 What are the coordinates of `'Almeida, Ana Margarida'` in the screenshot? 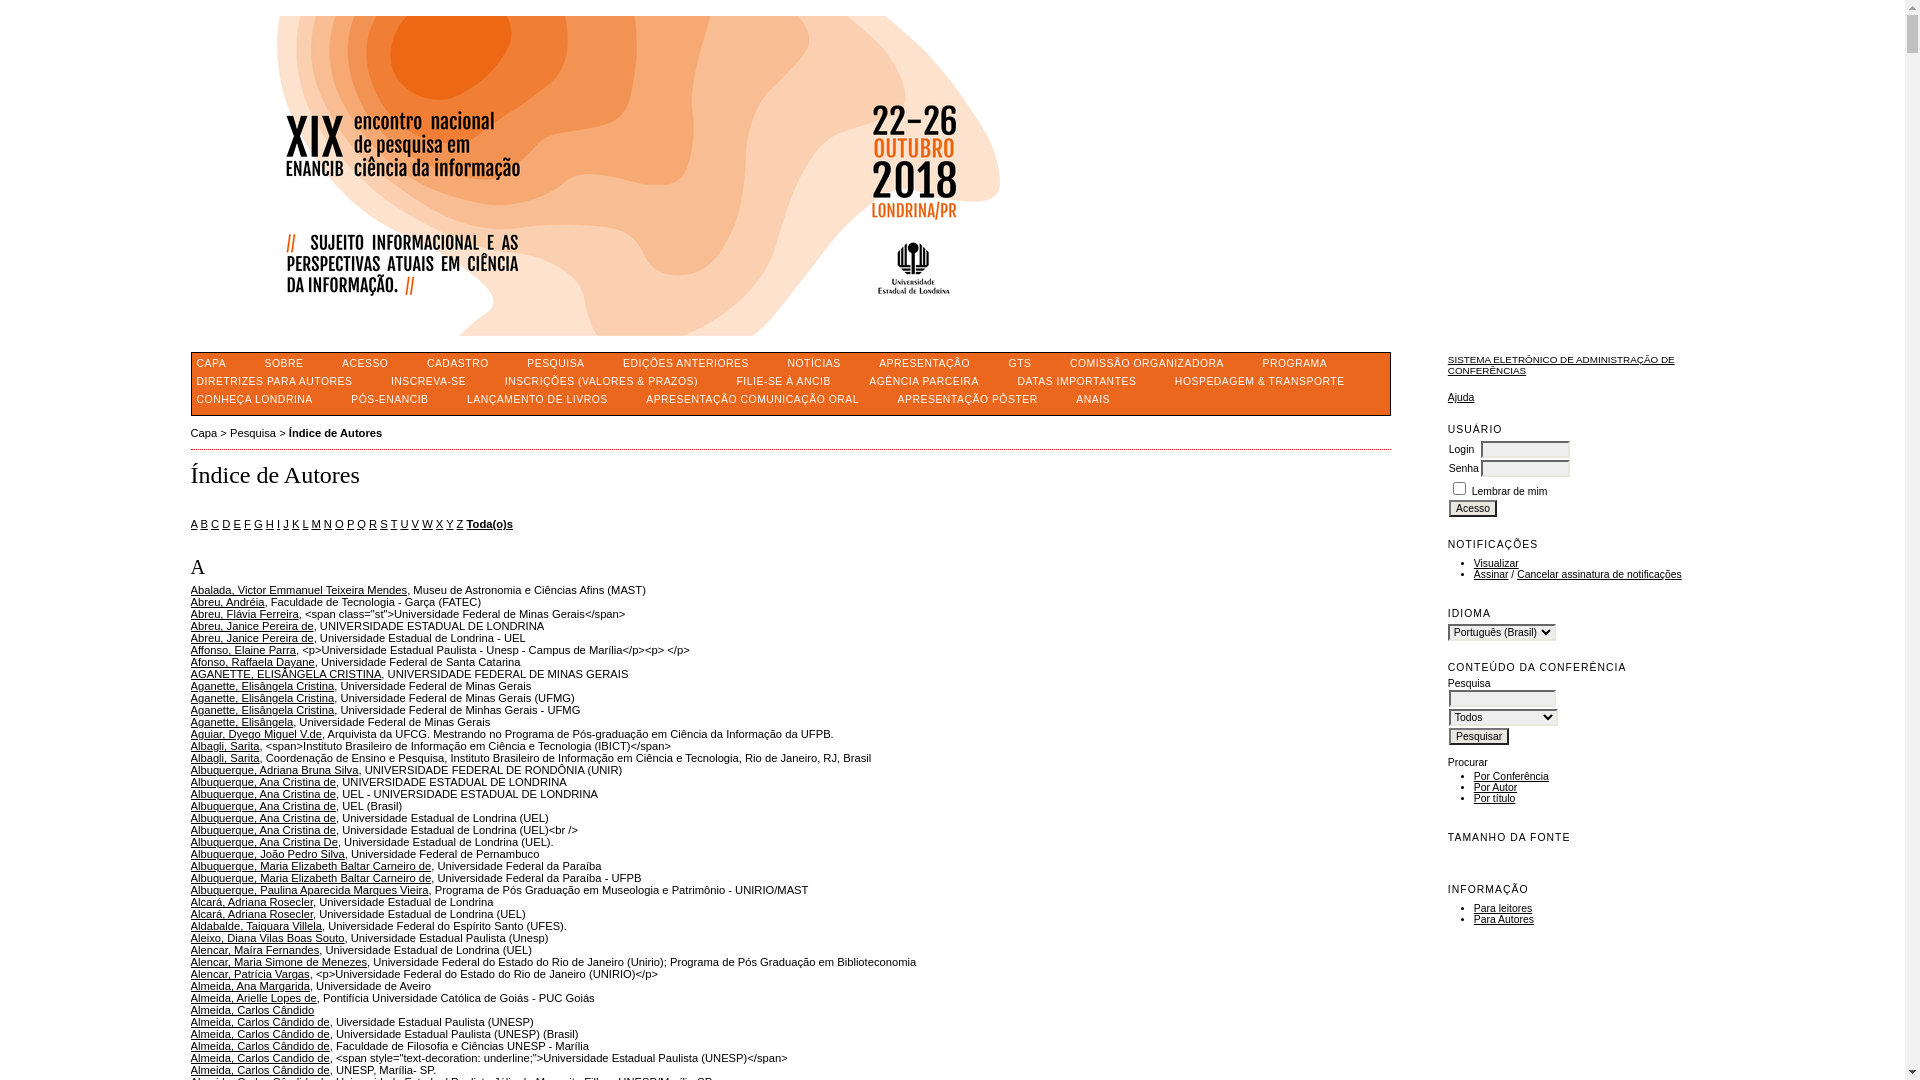 It's located at (248, 985).